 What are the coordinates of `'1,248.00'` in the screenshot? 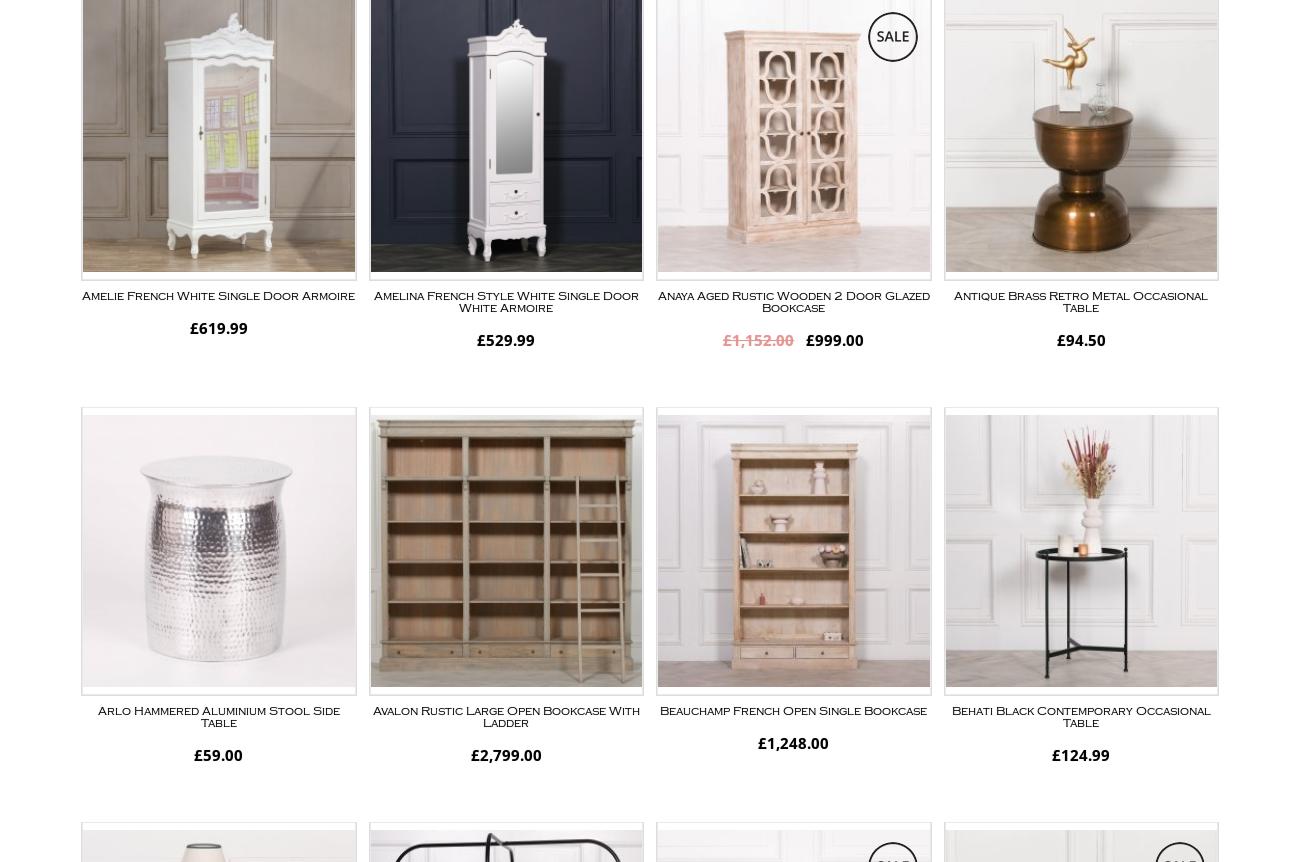 It's located at (796, 742).